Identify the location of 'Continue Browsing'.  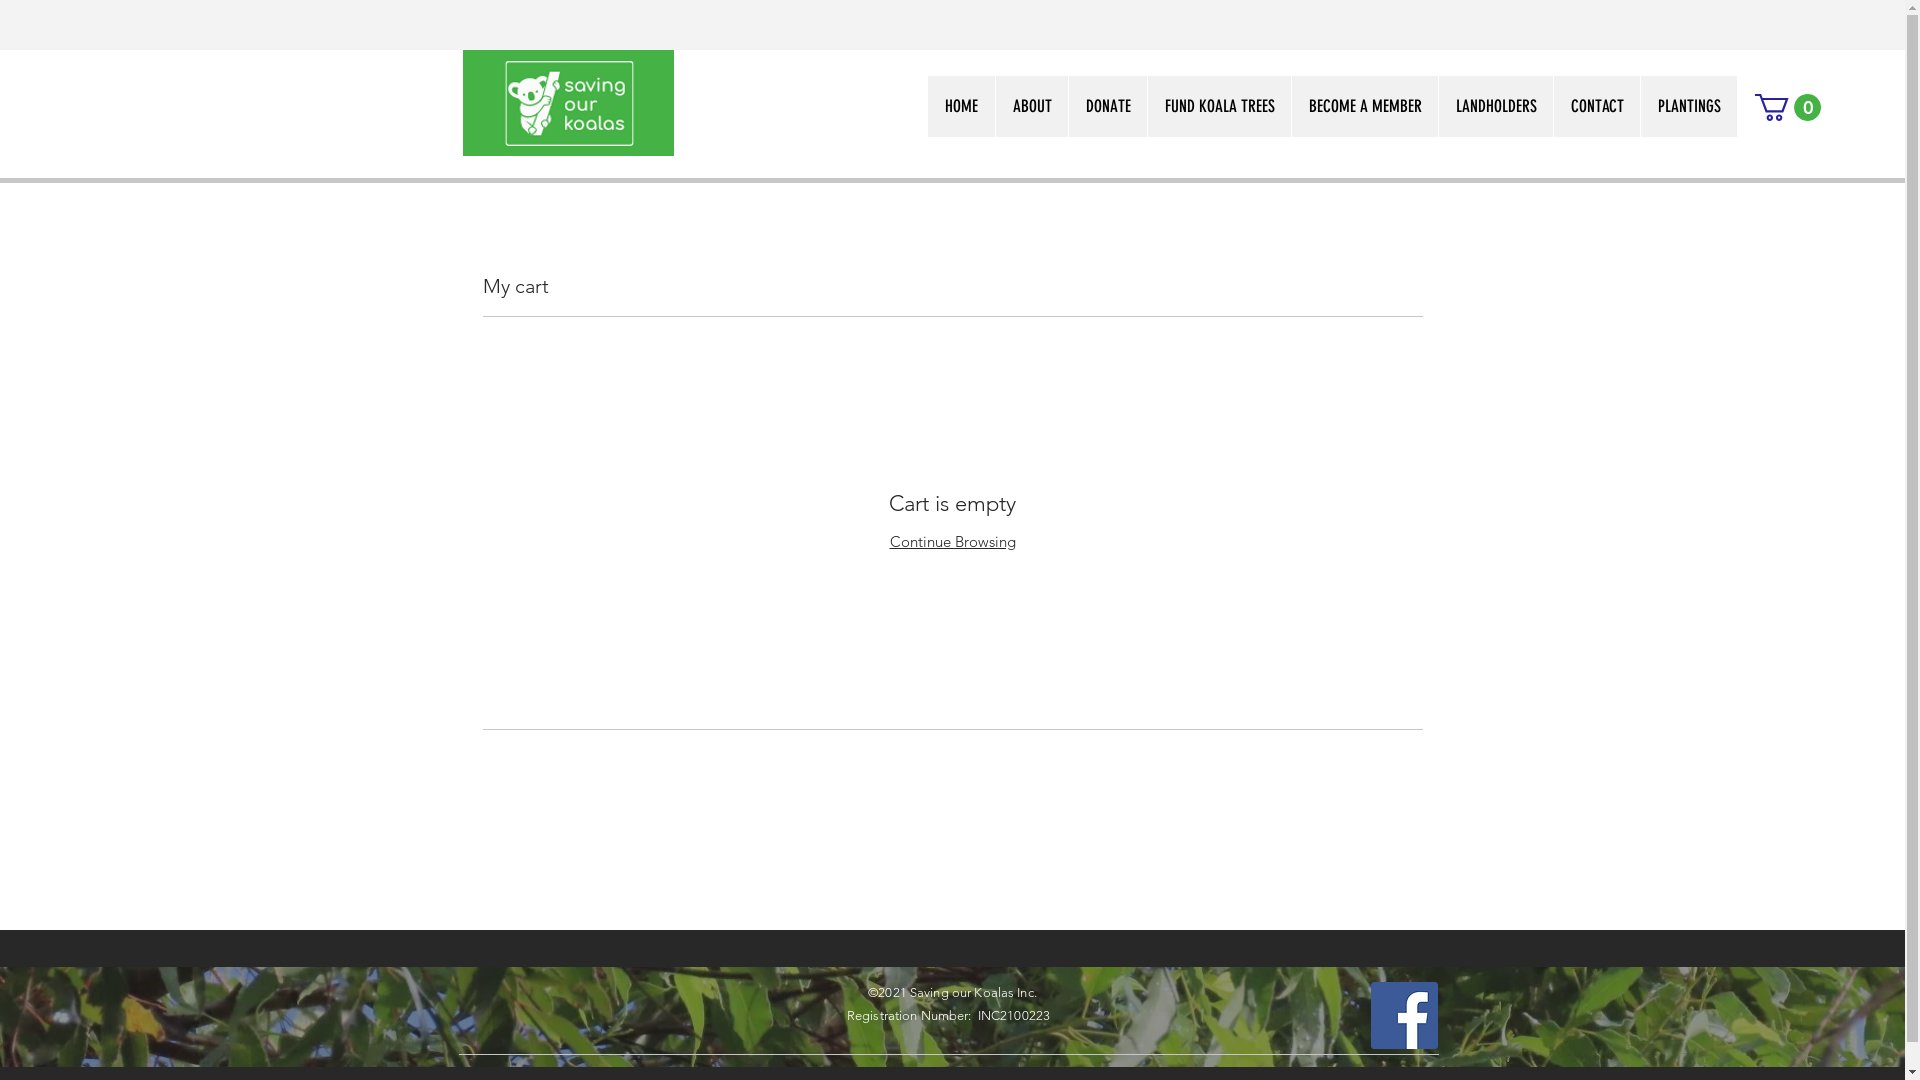
(952, 541).